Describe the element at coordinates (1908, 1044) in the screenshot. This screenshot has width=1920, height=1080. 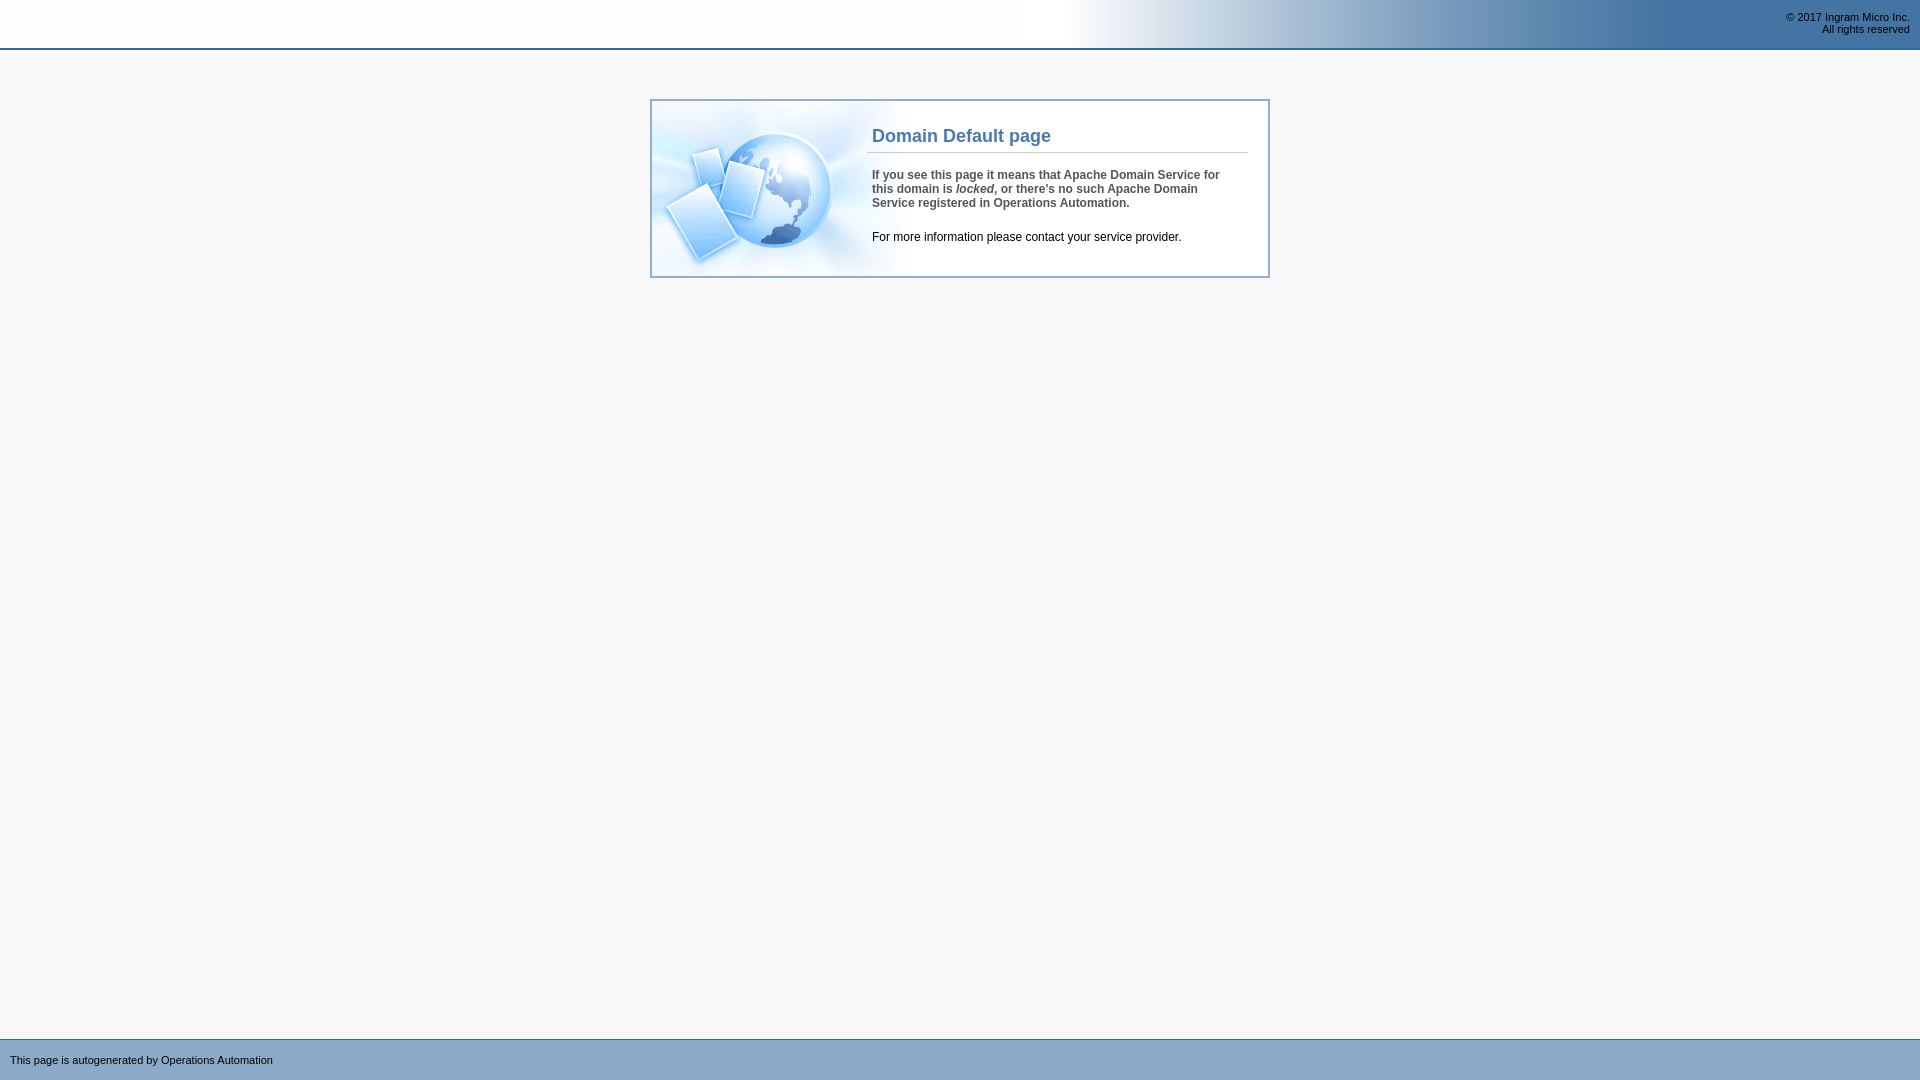
I see `'Powered by CloudBlue Commerce'` at that location.